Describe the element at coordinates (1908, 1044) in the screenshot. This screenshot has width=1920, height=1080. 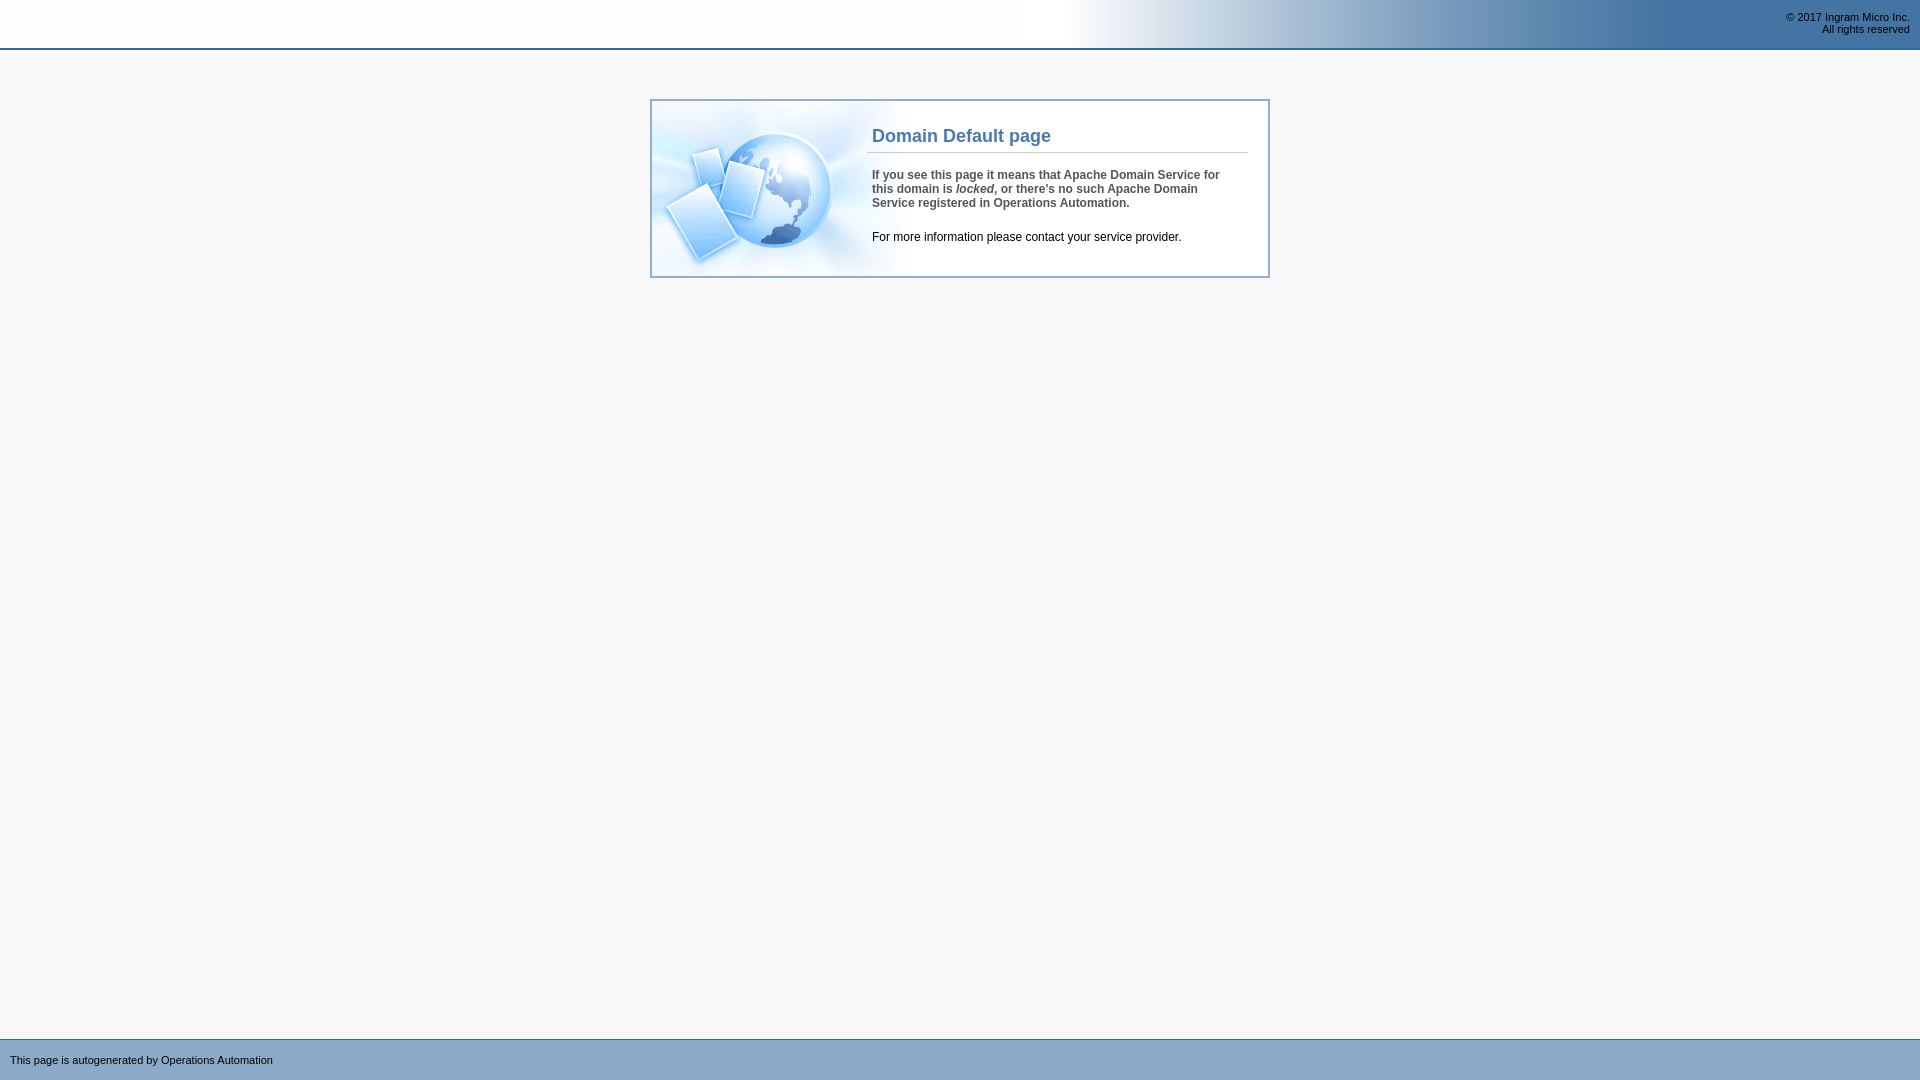
I see `'Powered by CloudBlue Commerce'` at that location.